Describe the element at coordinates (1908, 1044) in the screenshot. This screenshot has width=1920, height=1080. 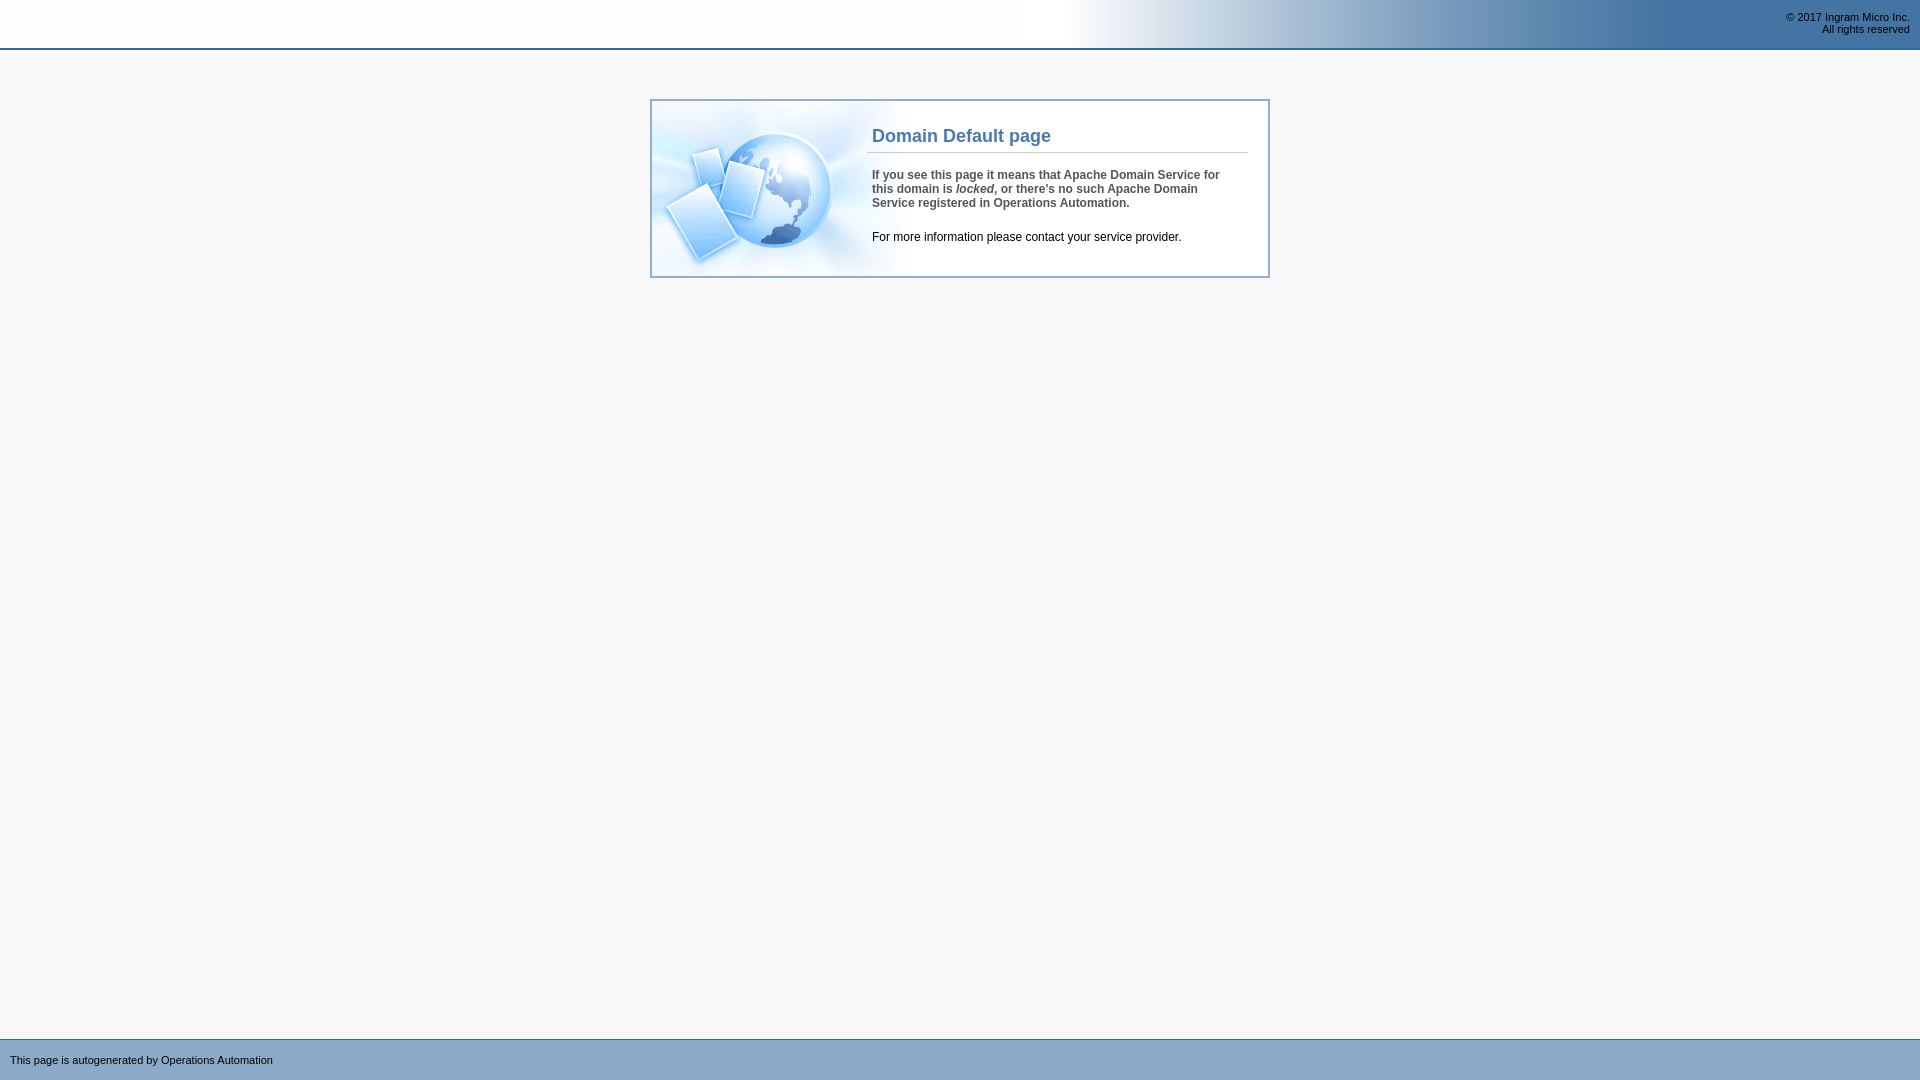
I see `'Powered by CloudBlue Commerce'` at that location.